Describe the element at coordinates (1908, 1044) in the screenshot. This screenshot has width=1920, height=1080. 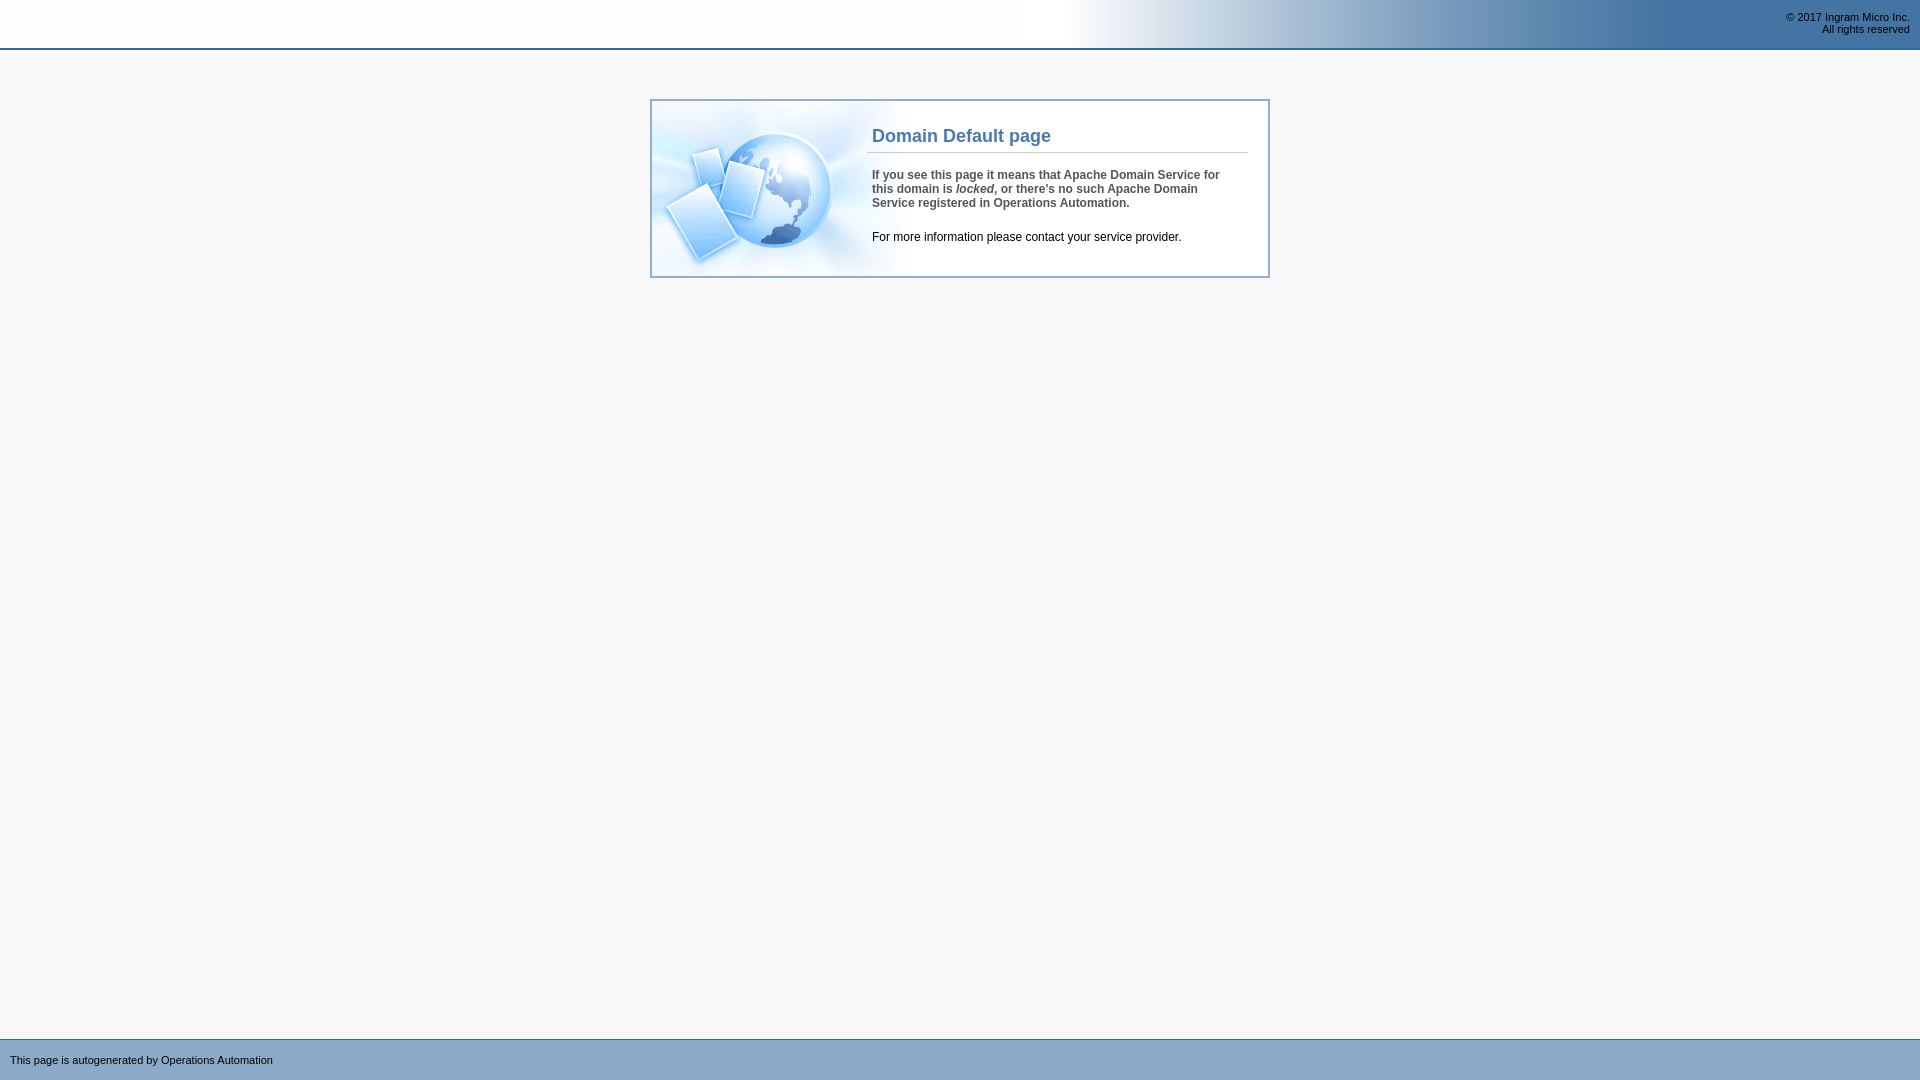
I see `'Powered by CloudBlue Commerce'` at that location.